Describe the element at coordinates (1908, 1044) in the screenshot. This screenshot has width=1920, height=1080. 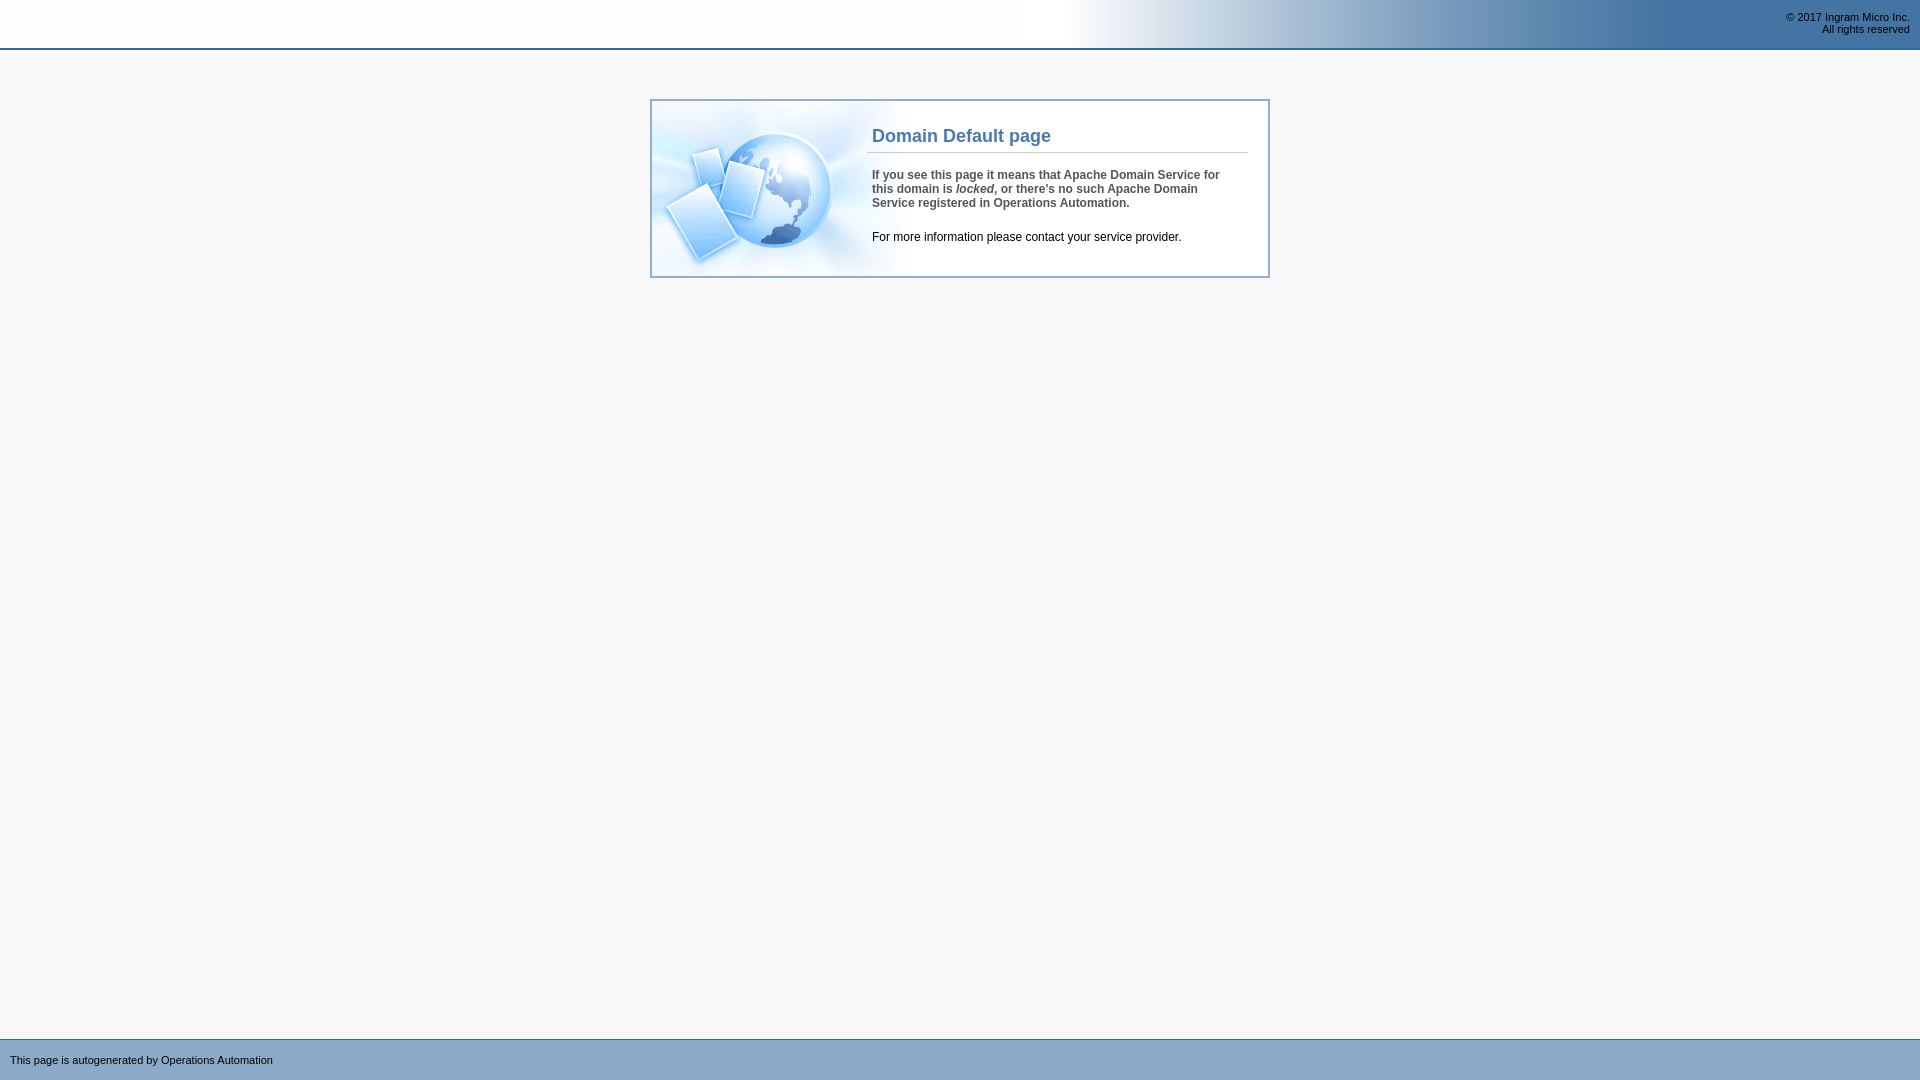
I see `'Powered by CloudBlue Commerce'` at that location.